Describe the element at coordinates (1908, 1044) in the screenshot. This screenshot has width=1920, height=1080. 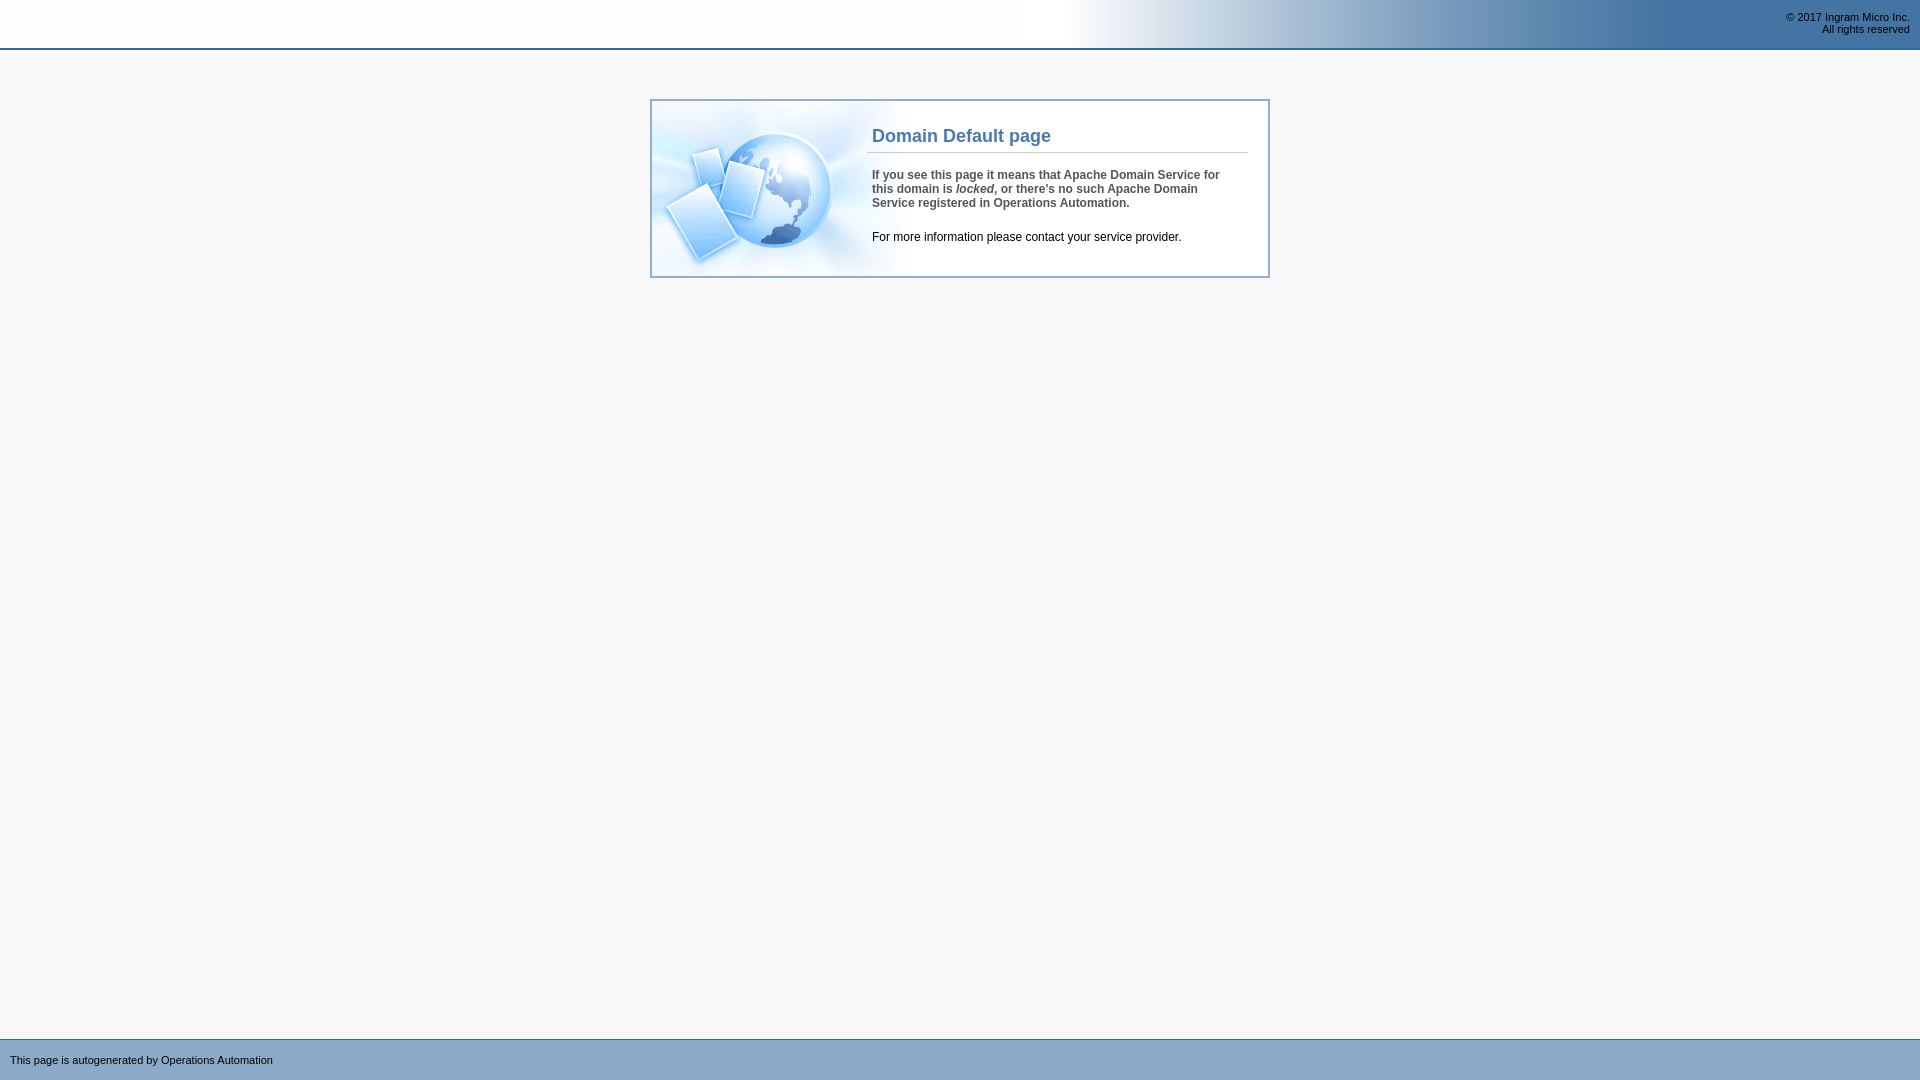
I see `'Powered by CloudBlue Commerce'` at that location.